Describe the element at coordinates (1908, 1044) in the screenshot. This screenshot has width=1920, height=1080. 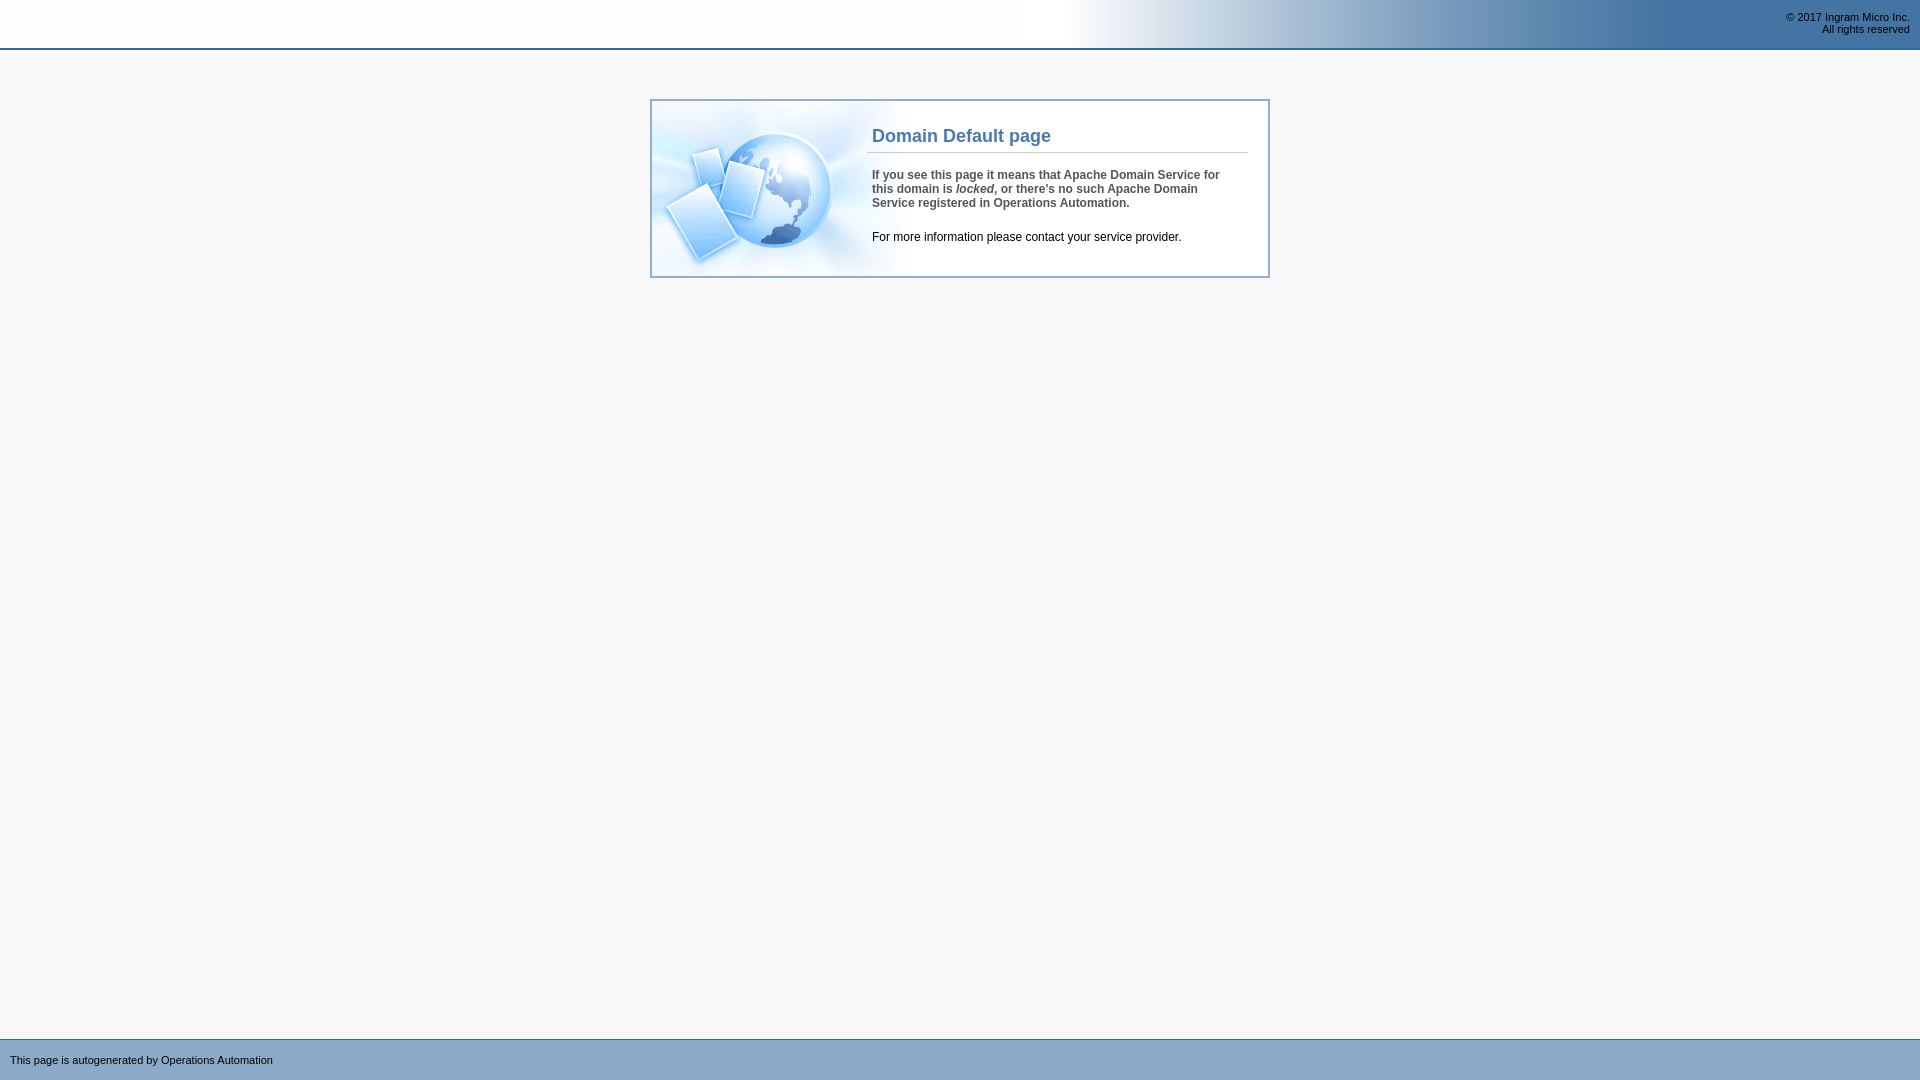
I see `'Powered by CloudBlue Commerce'` at that location.